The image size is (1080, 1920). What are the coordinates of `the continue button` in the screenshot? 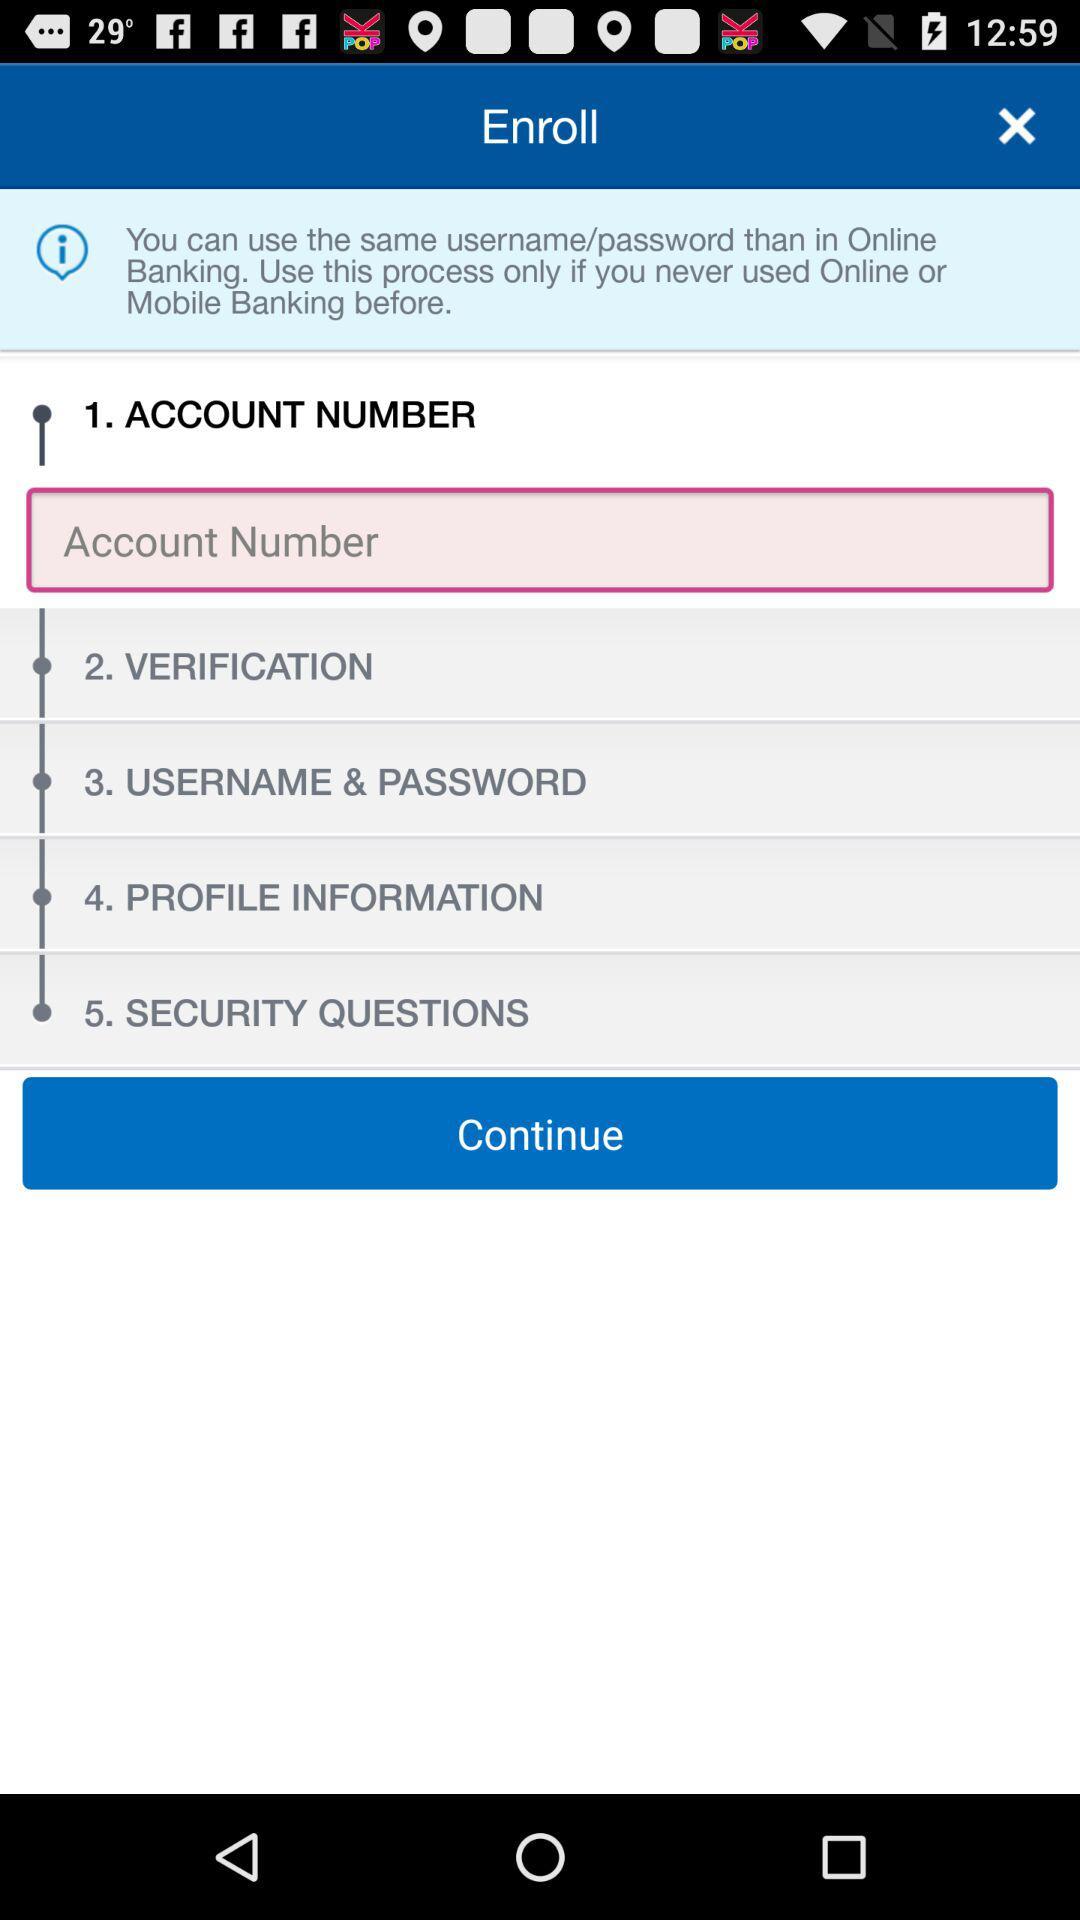 It's located at (540, 1133).